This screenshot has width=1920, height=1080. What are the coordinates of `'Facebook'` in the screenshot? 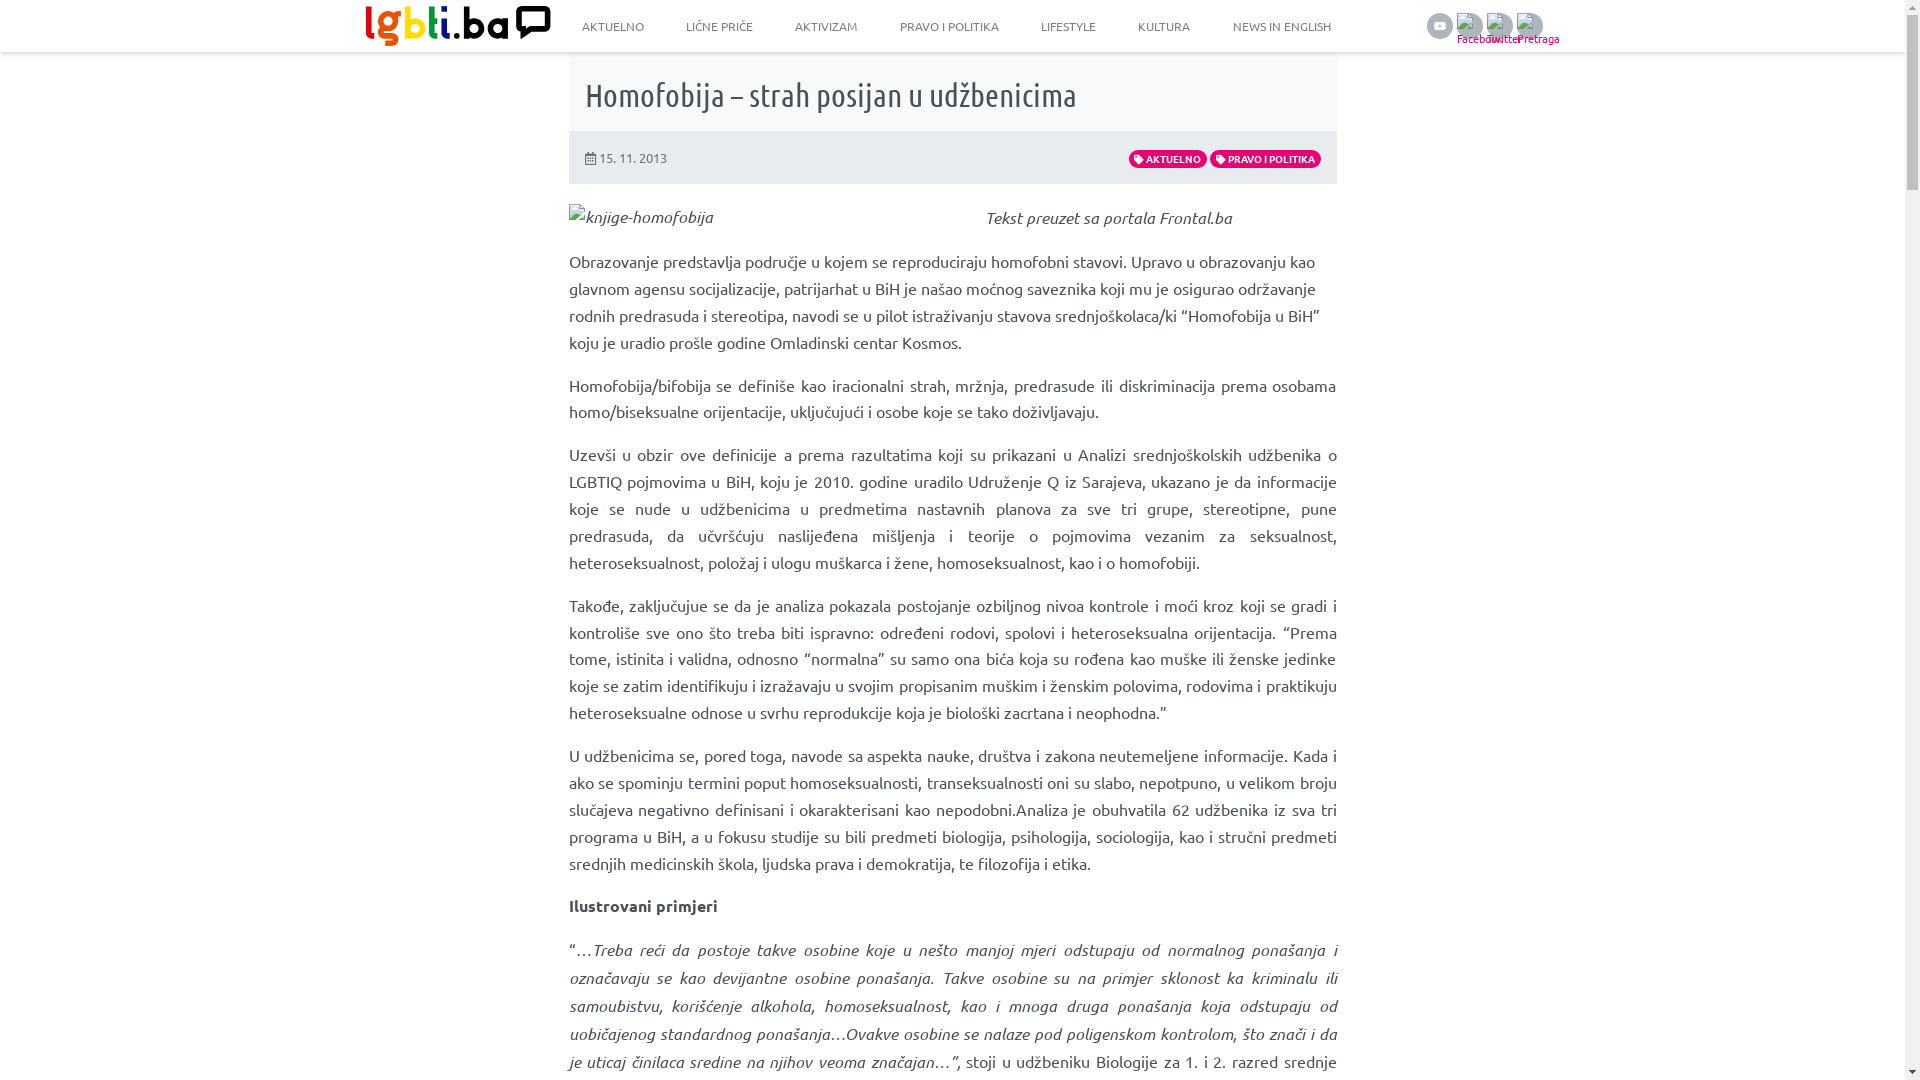 It's located at (1468, 26).